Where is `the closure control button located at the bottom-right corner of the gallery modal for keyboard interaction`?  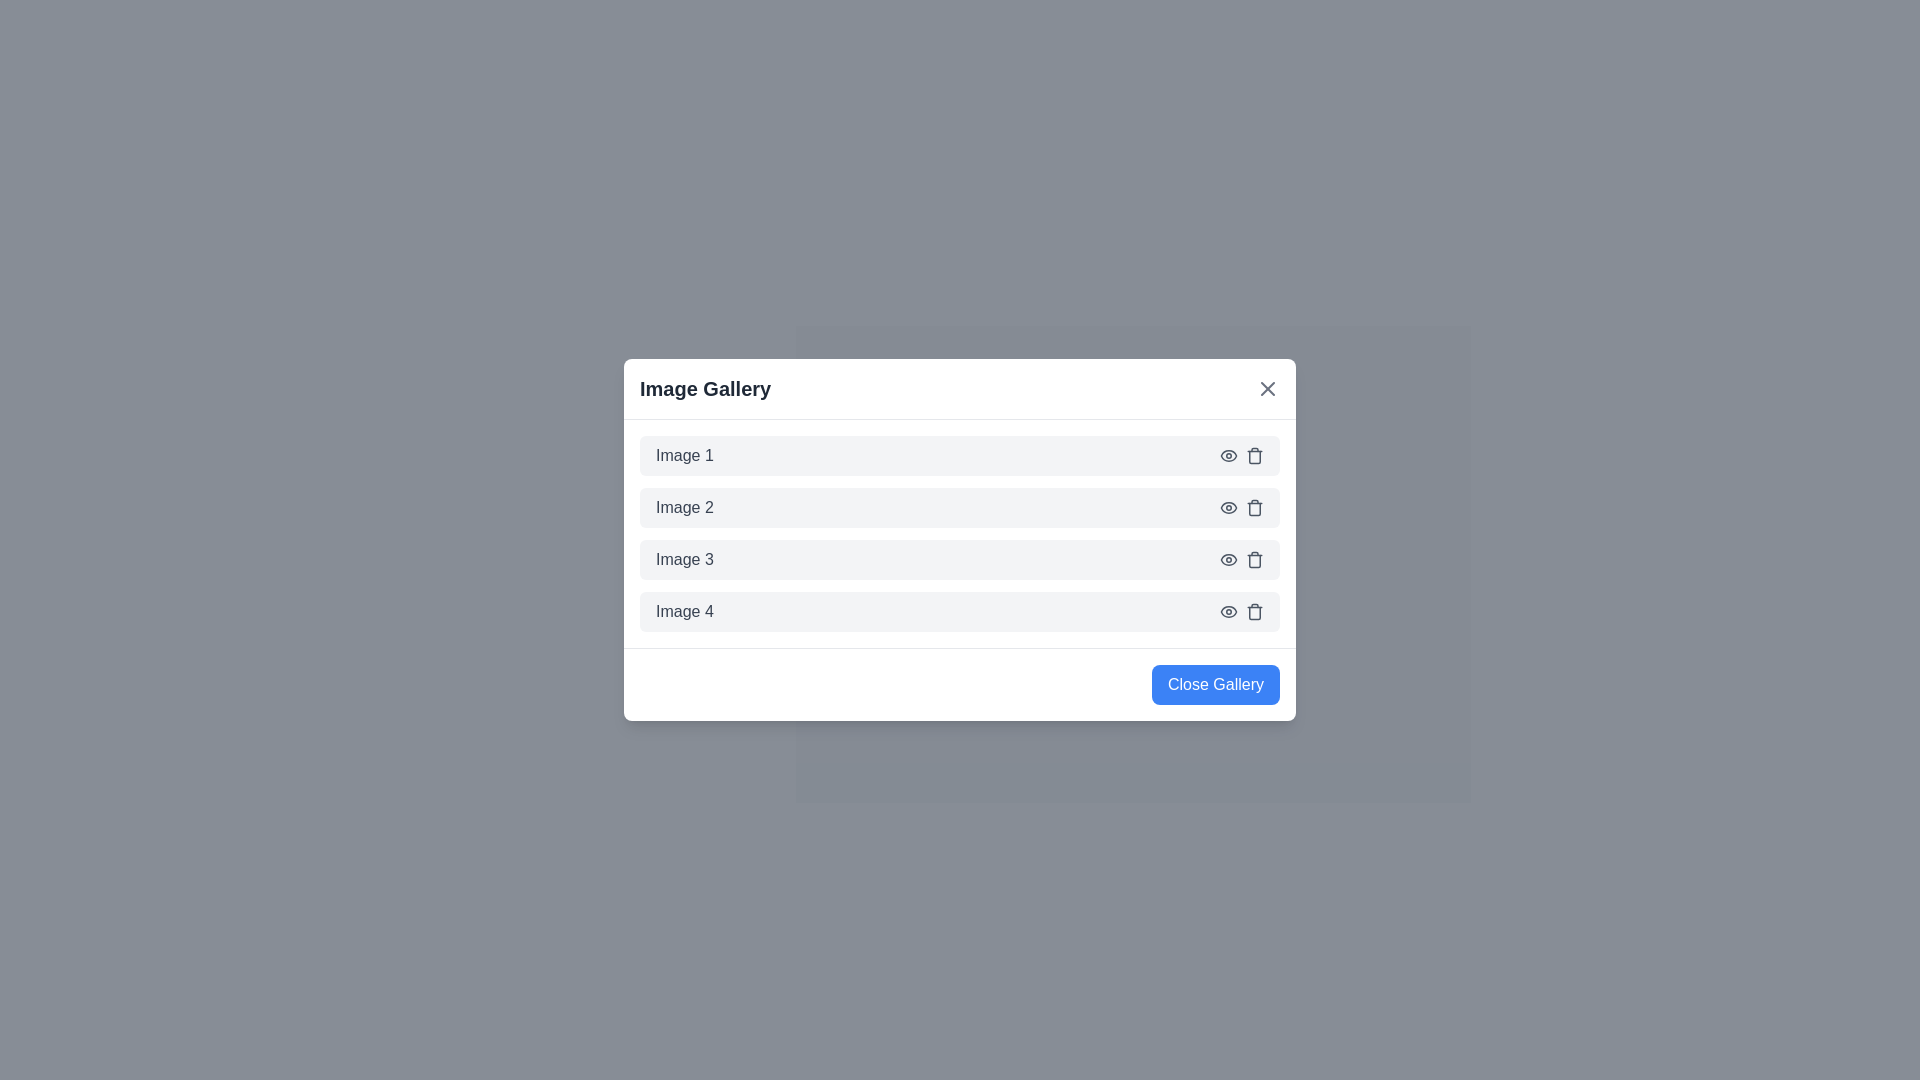 the closure control button located at the bottom-right corner of the gallery modal for keyboard interaction is located at coordinates (1214, 684).